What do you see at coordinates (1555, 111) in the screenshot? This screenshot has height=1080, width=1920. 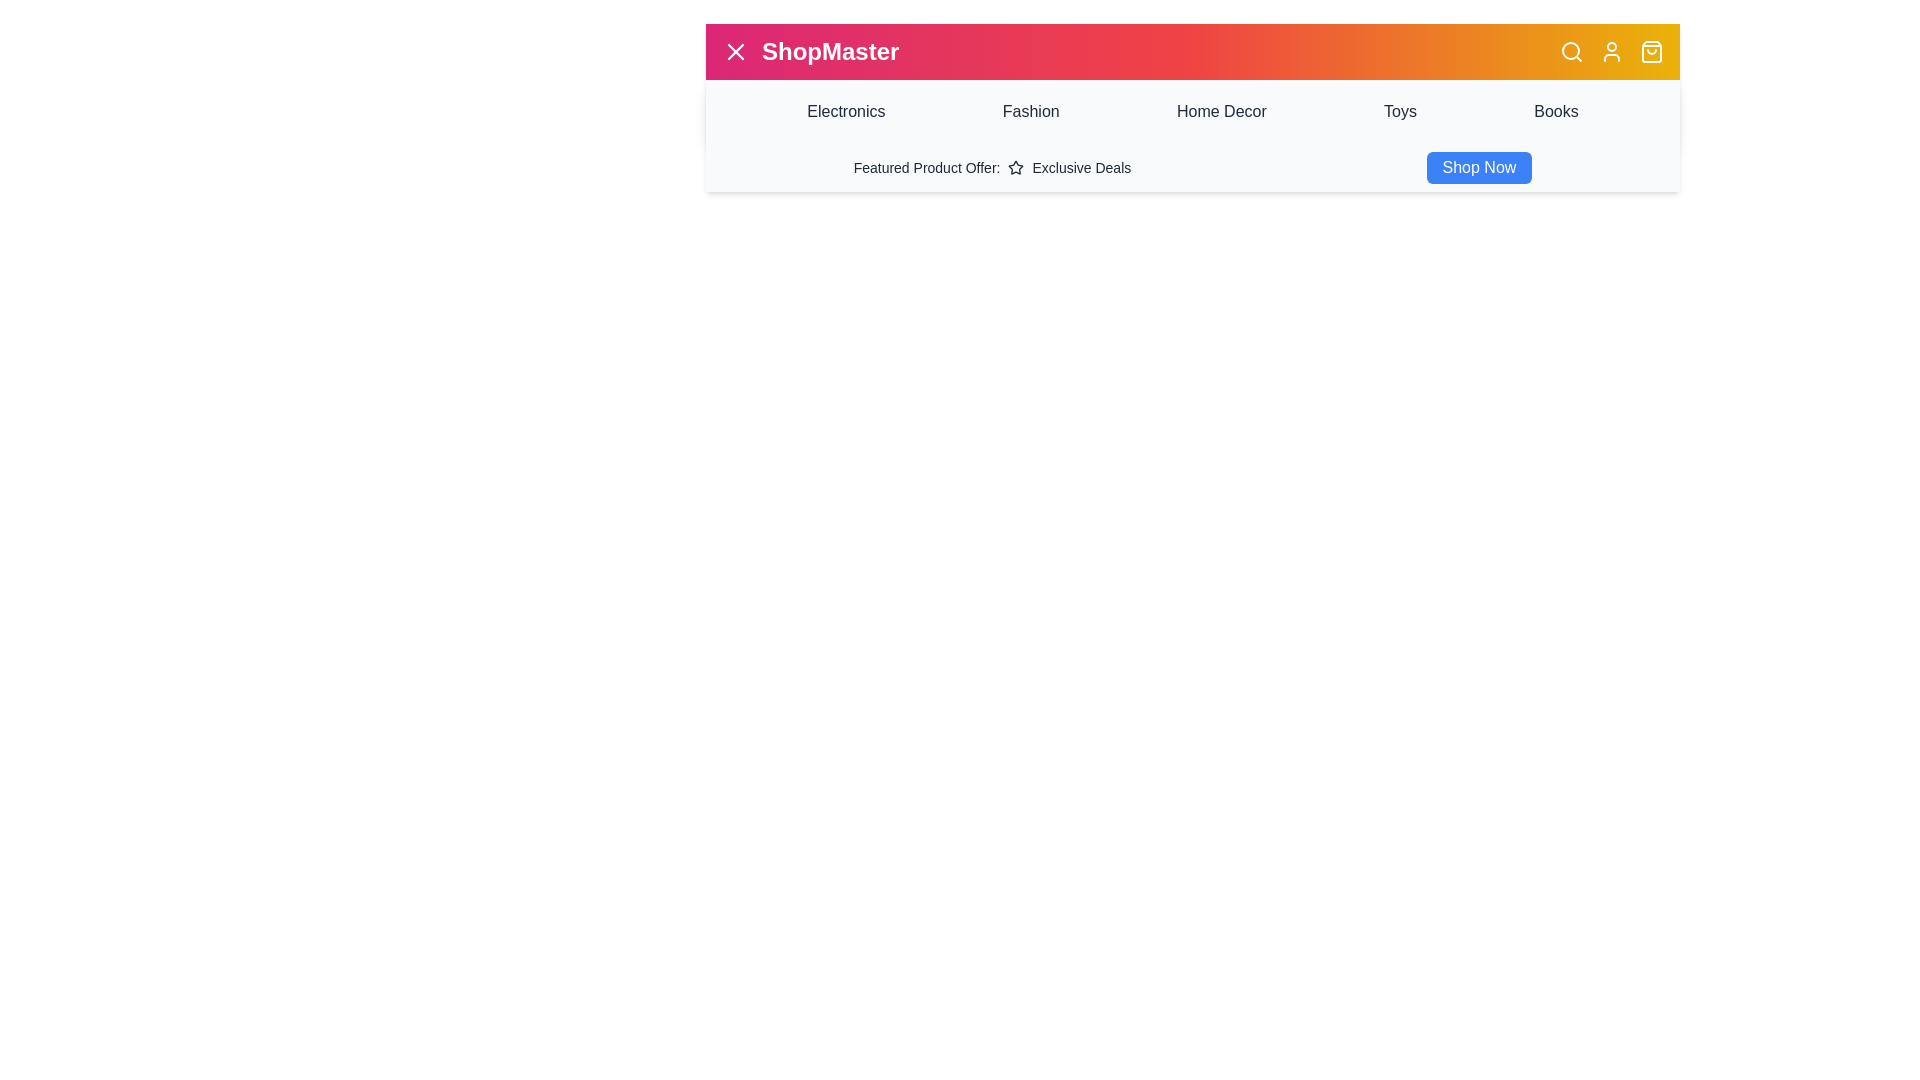 I see `the category Books to navigate to the respective section` at bounding box center [1555, 111].